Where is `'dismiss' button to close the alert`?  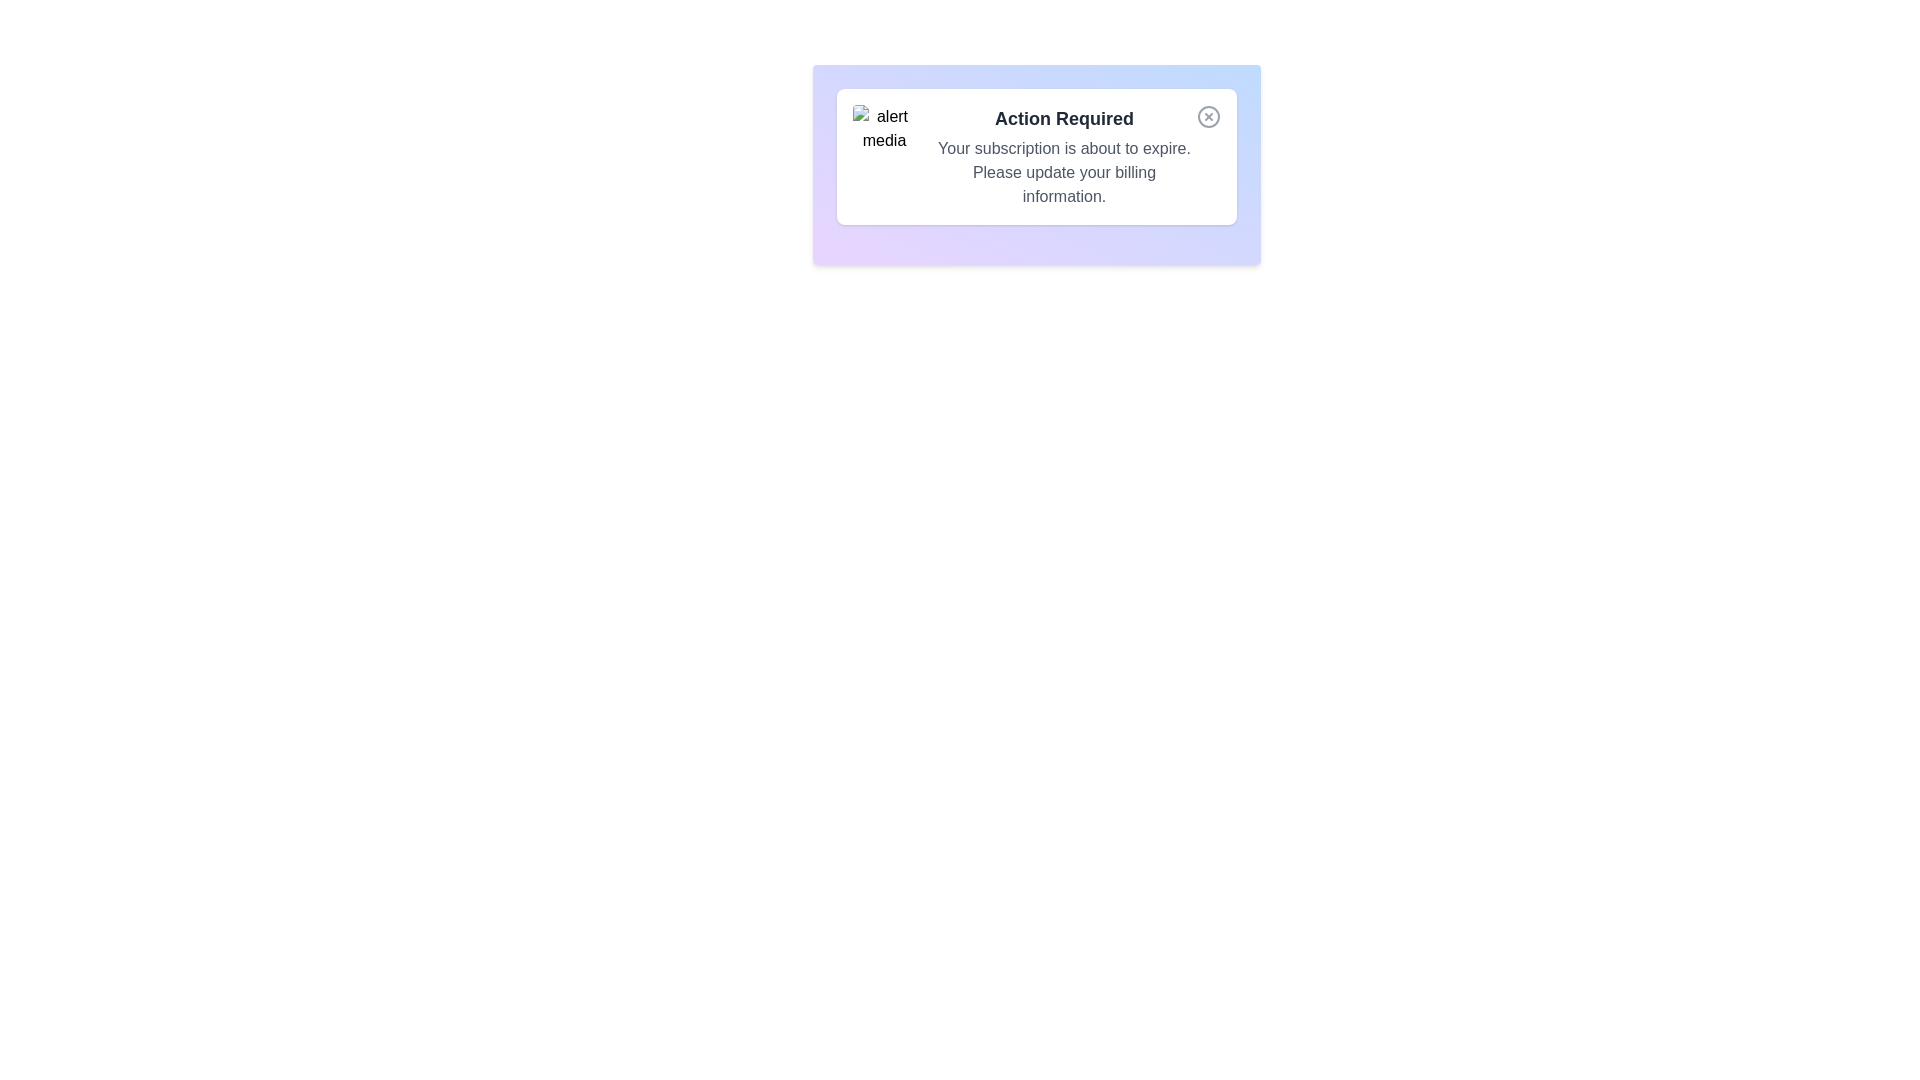
'dismiss' button to close the alert is located at coordinates (1207, 116).